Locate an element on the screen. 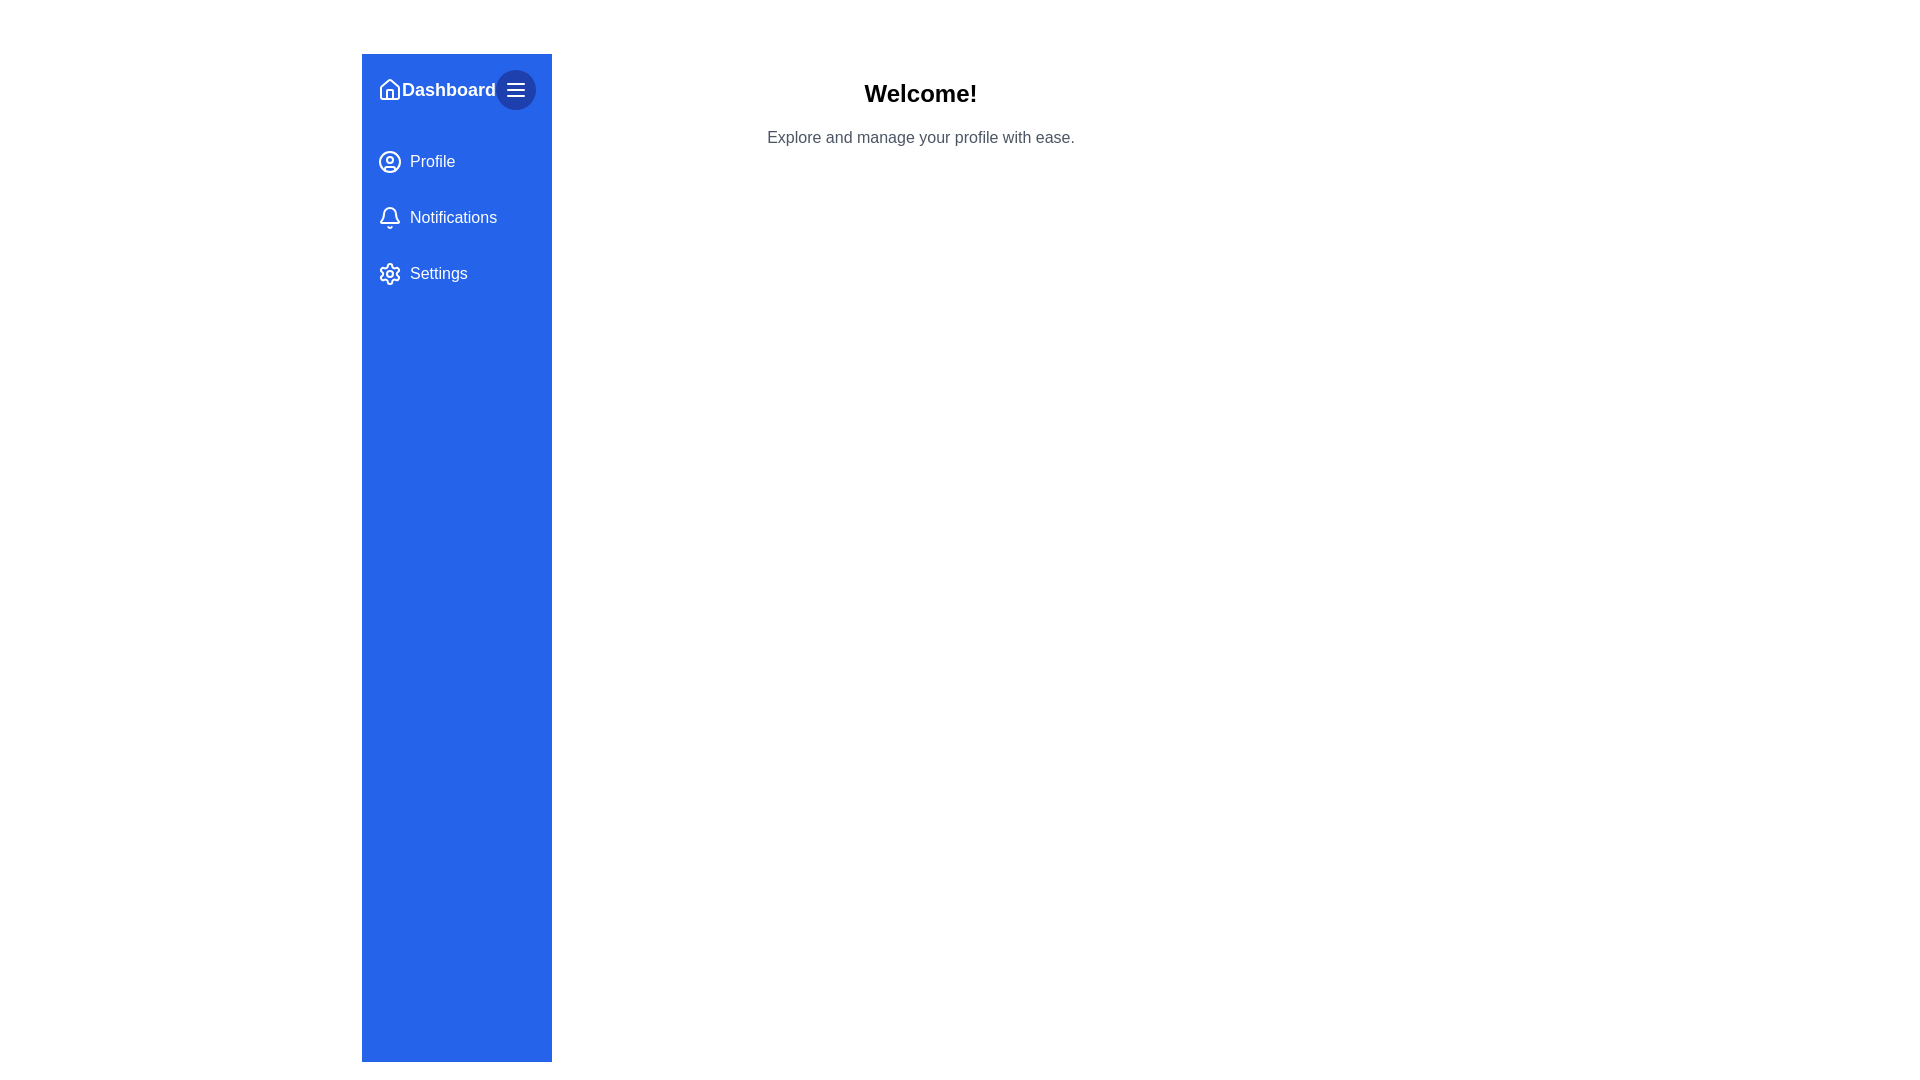  the 'Notifications' menu item, which features a bell icon and is located in the middle section of the vertical menu on the left, below the 'Profile' item and above the 'Settings' item is located at coordinates (455, 218).